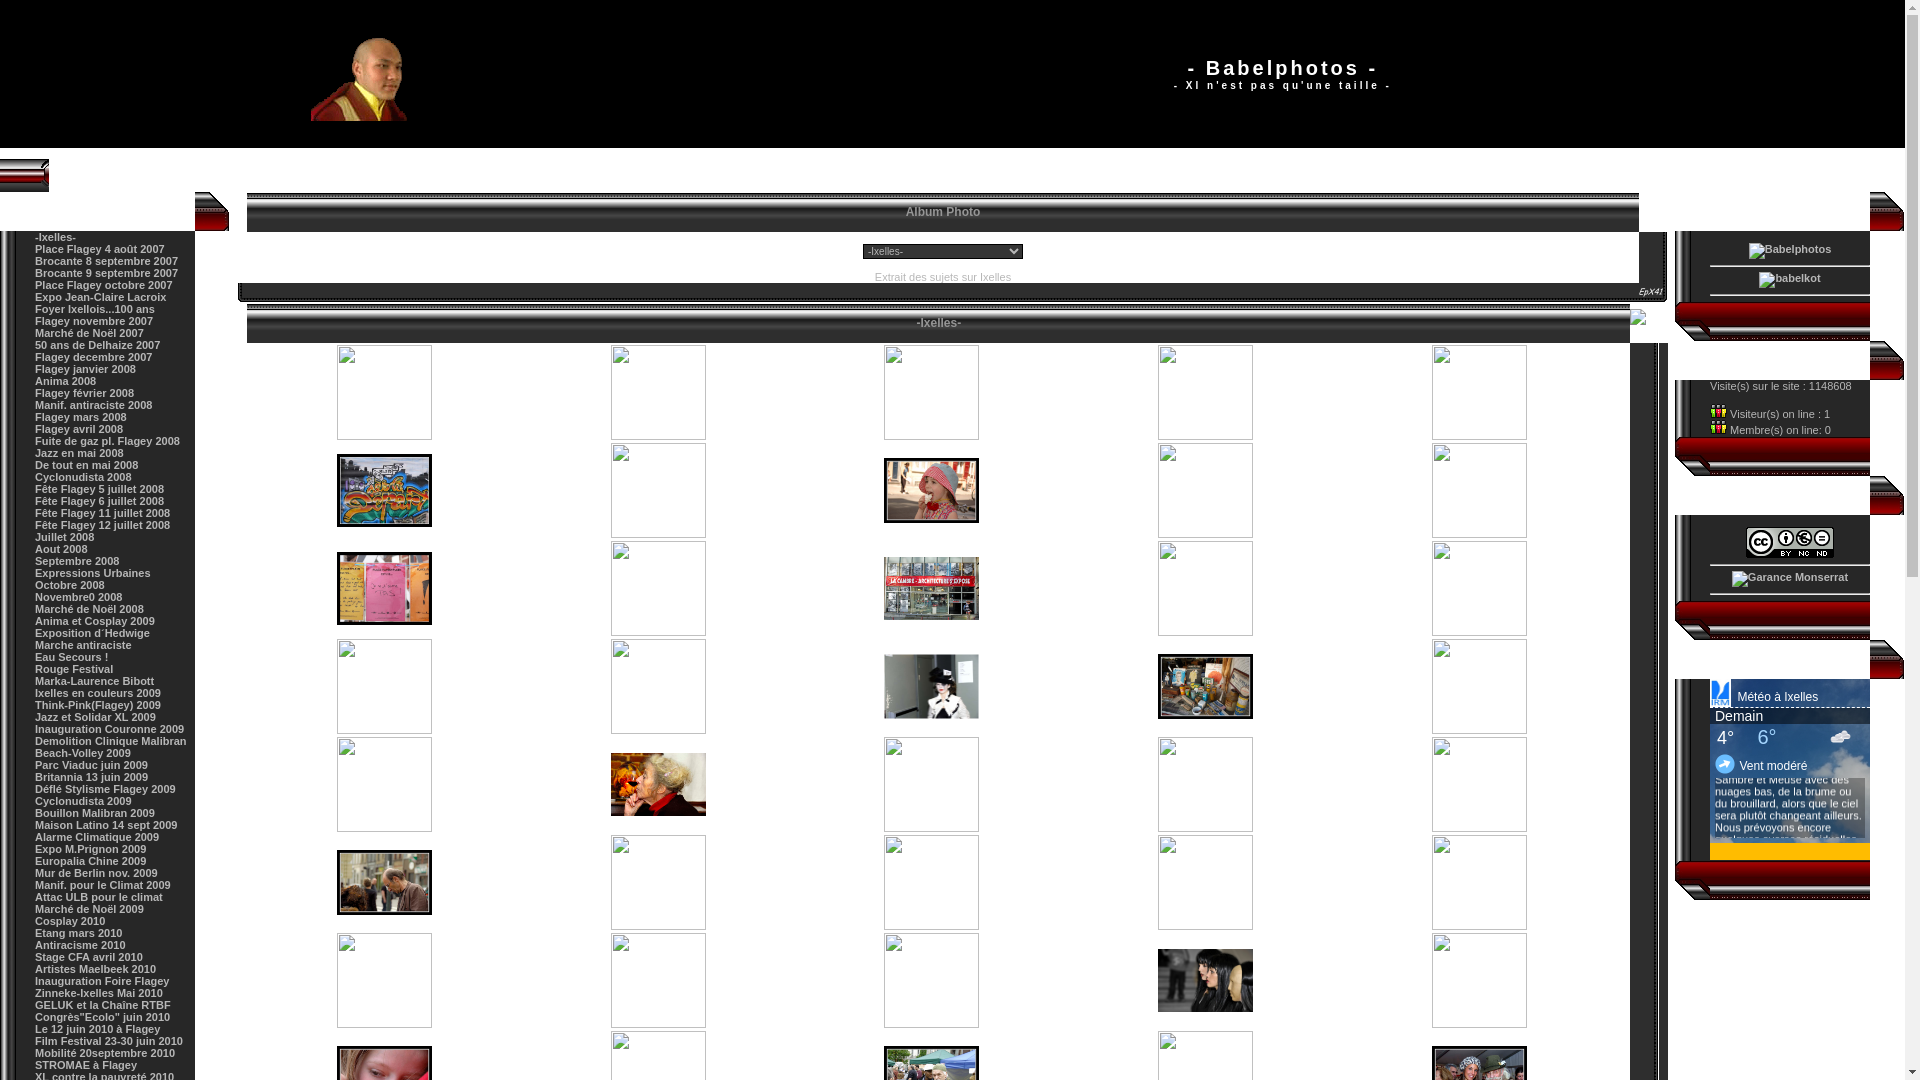  Describe the element at coordinates (93, 319) in the screenshot. I see `'Flagey novembre 2007'` at that location.